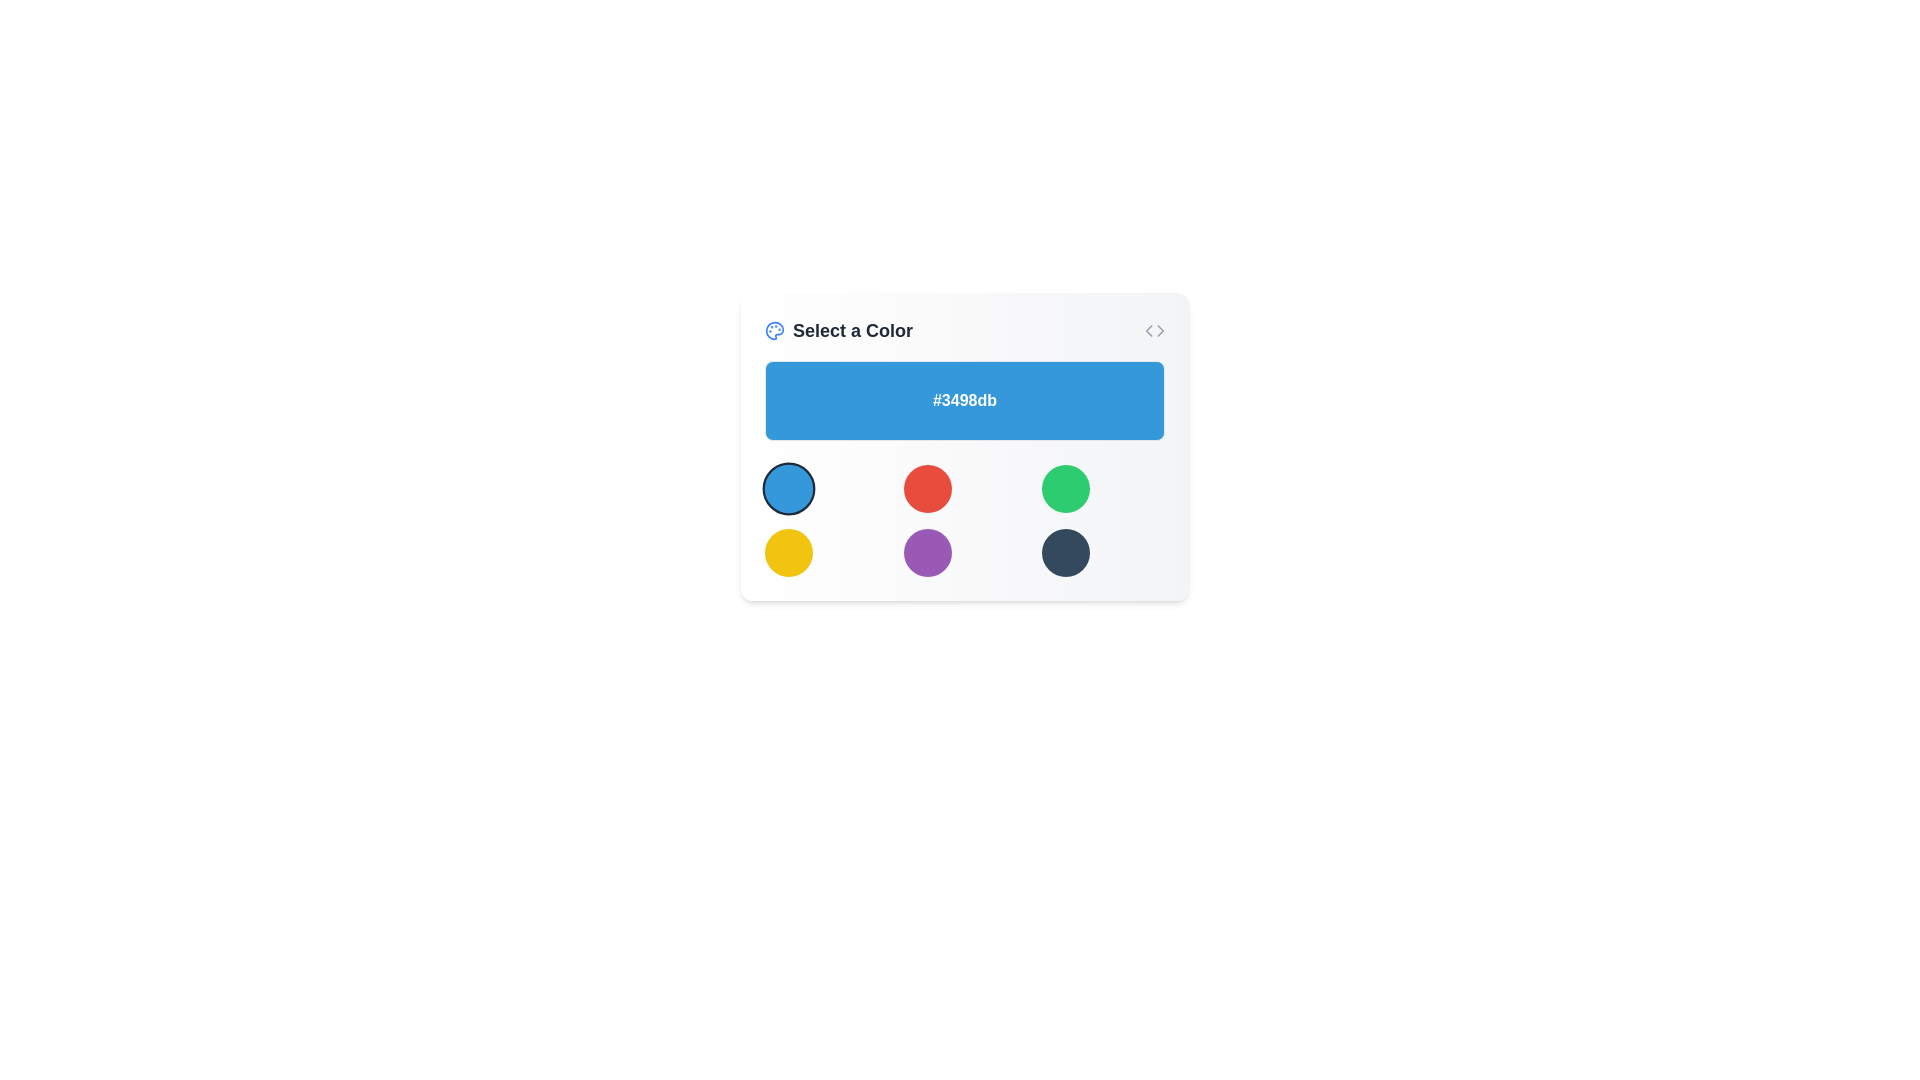 The height and width of the screenshot is (1080, 1920). I want to click on the color code element of the Interactive color selection widget, so click(964, 446).